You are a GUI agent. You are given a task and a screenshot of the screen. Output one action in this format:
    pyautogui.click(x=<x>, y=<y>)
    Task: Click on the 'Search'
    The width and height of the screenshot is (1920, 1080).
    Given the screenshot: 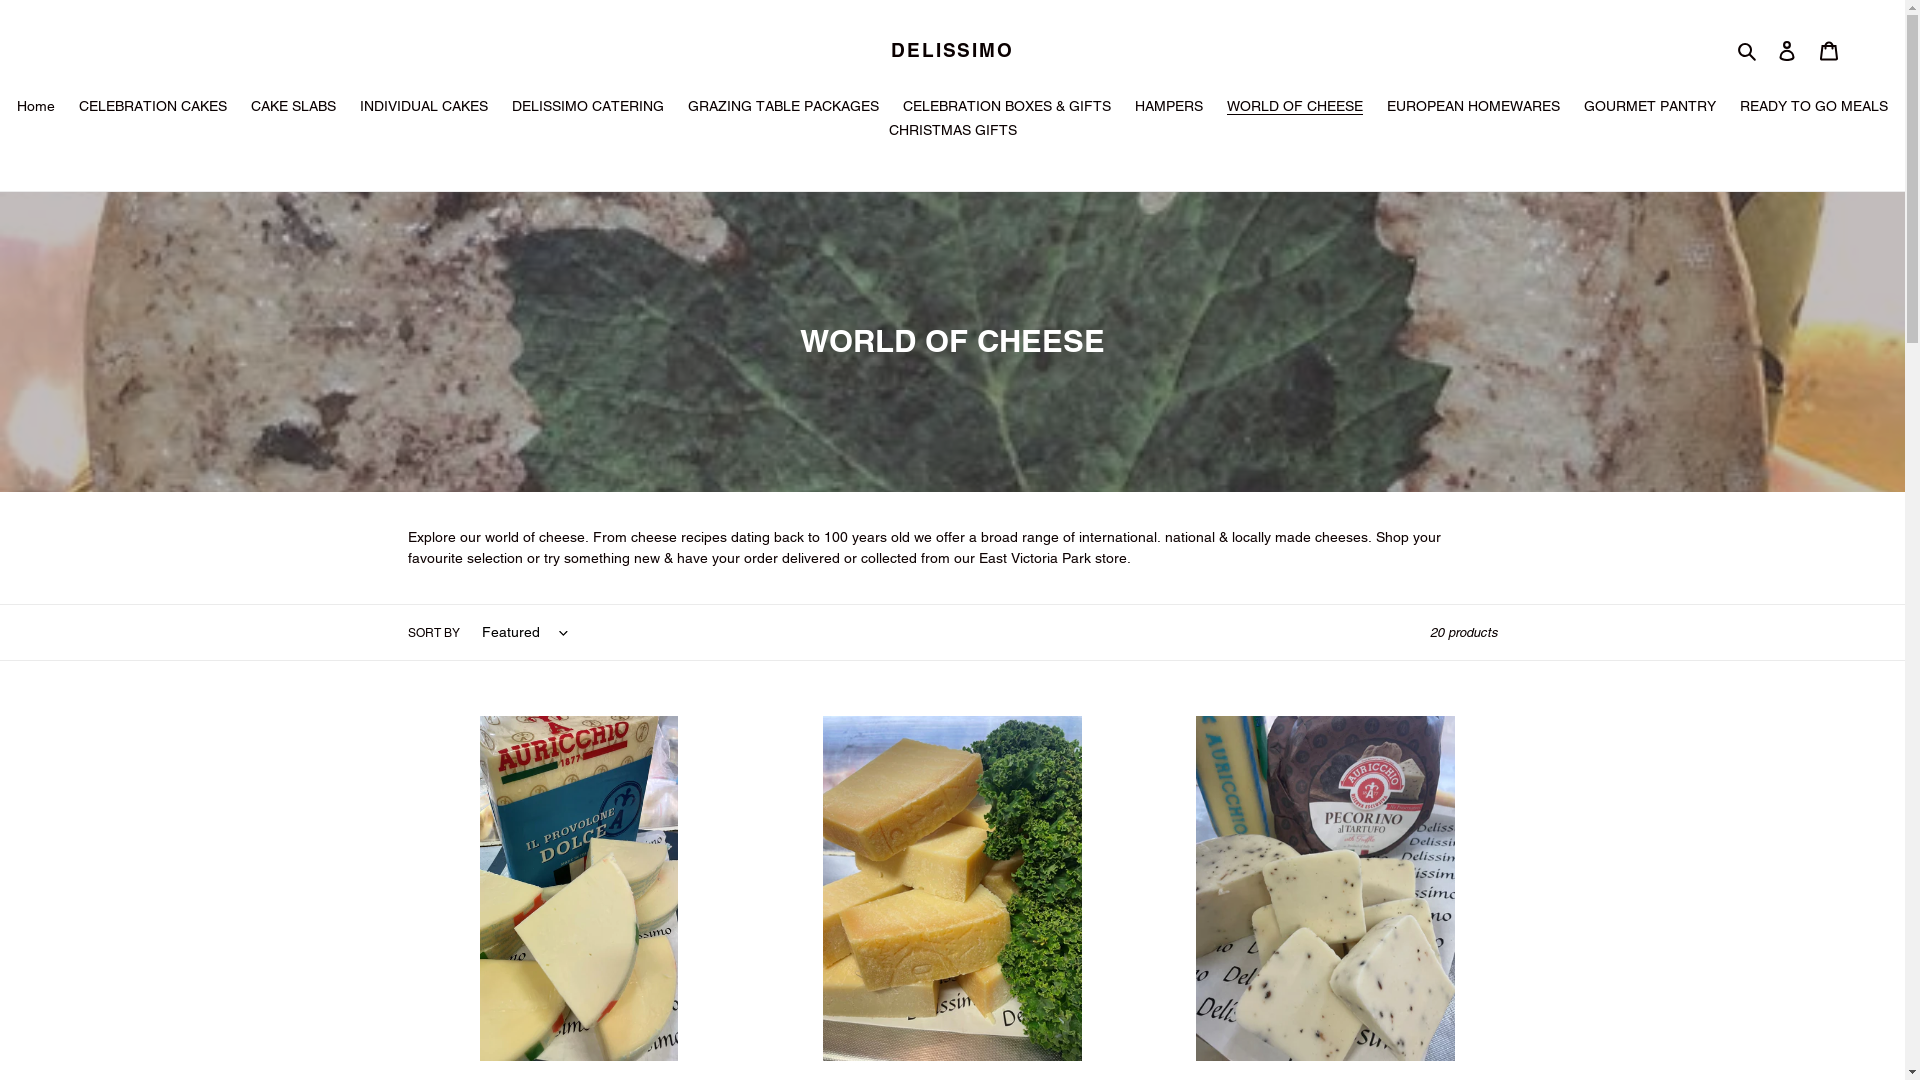 What is the action you would take?
    pyautogui.click(x=1747, y=49)
    